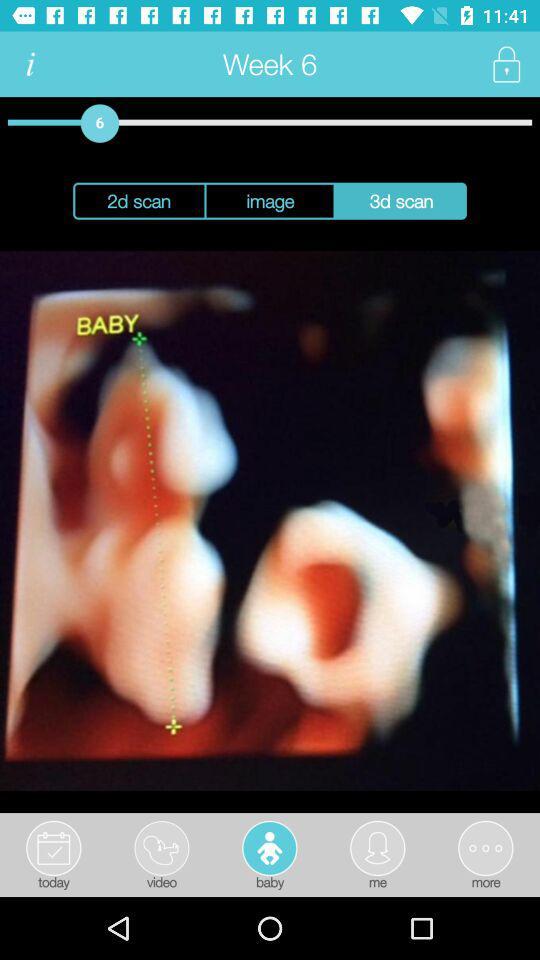 The height and width of the screenshot is (960, 540). What do you see at coordinates (401, 201) in the screenshot?
I see `the 3d scan icon` at bounding box center [401, 201].